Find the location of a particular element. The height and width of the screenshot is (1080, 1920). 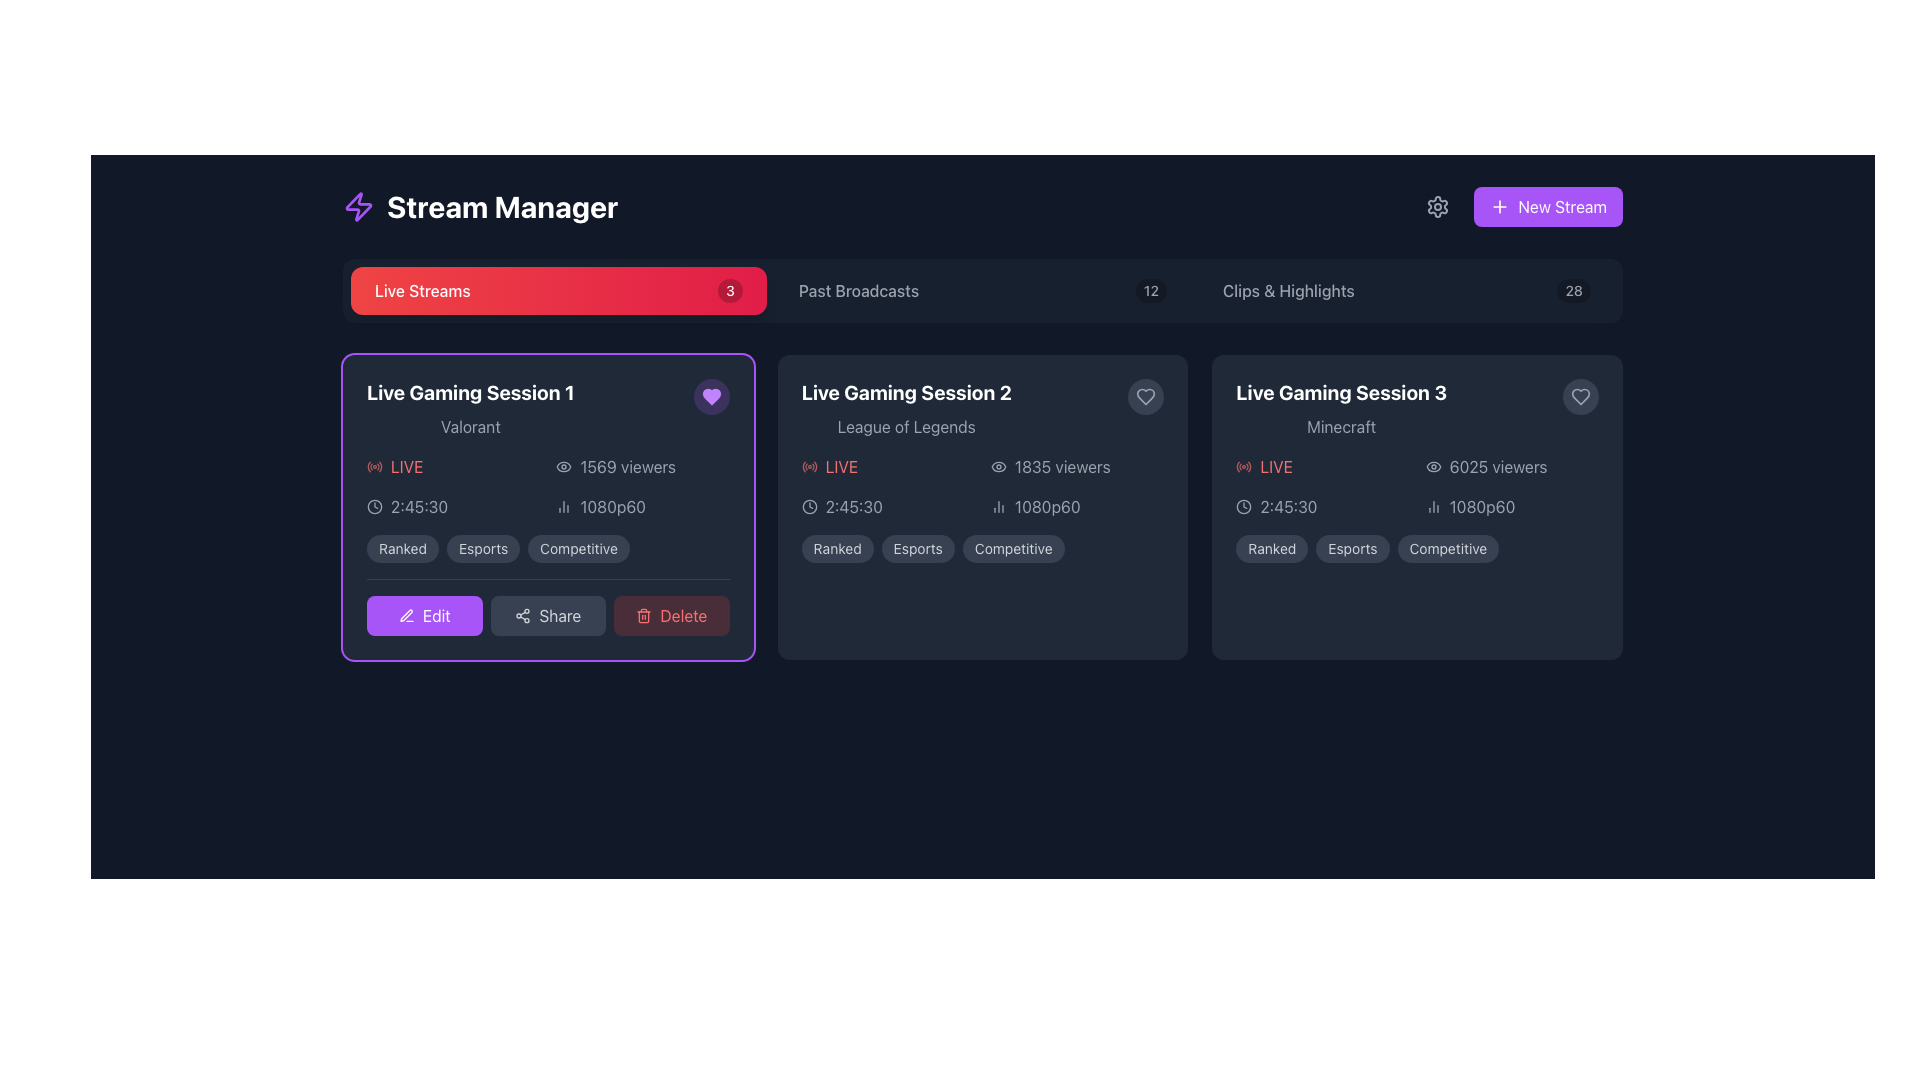

the displayed number '3' in the circular Notification Badge, which is located on the top-right of the red 'Live Streams' button is located at coordinates (729, 290).